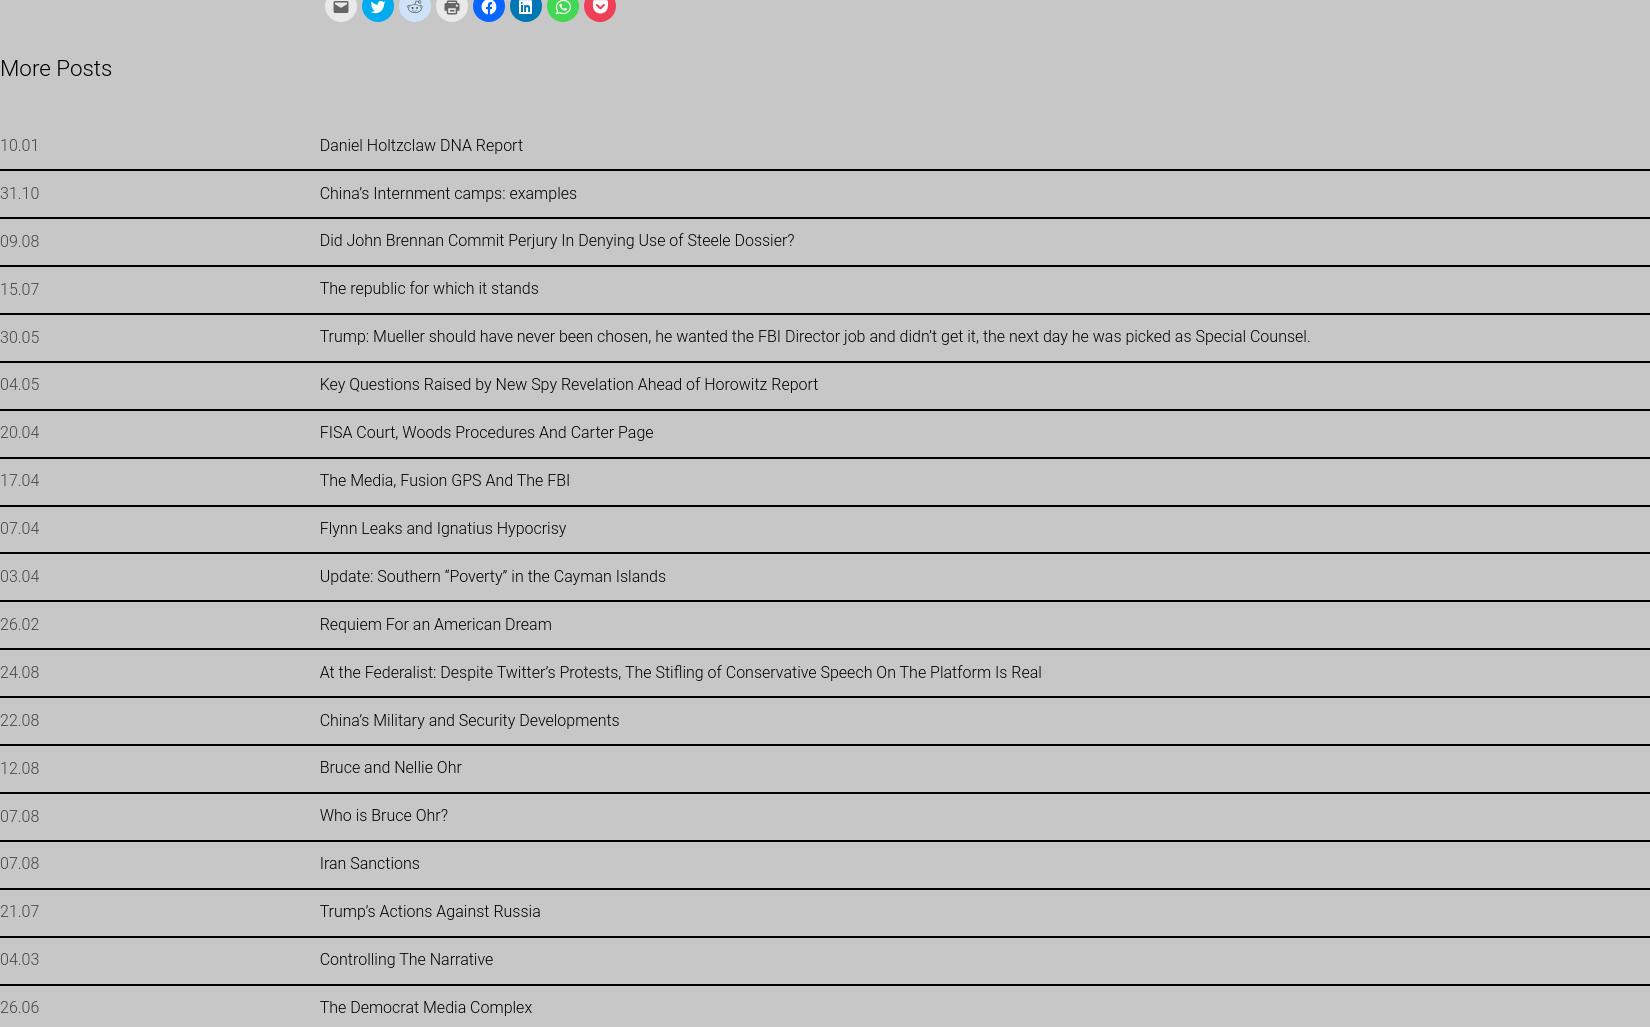 The width and height of the screenshot is (1650, 1027). Describe the element at coordinates (19, 287) in the screenshot. I see `'15.07'` at that location.